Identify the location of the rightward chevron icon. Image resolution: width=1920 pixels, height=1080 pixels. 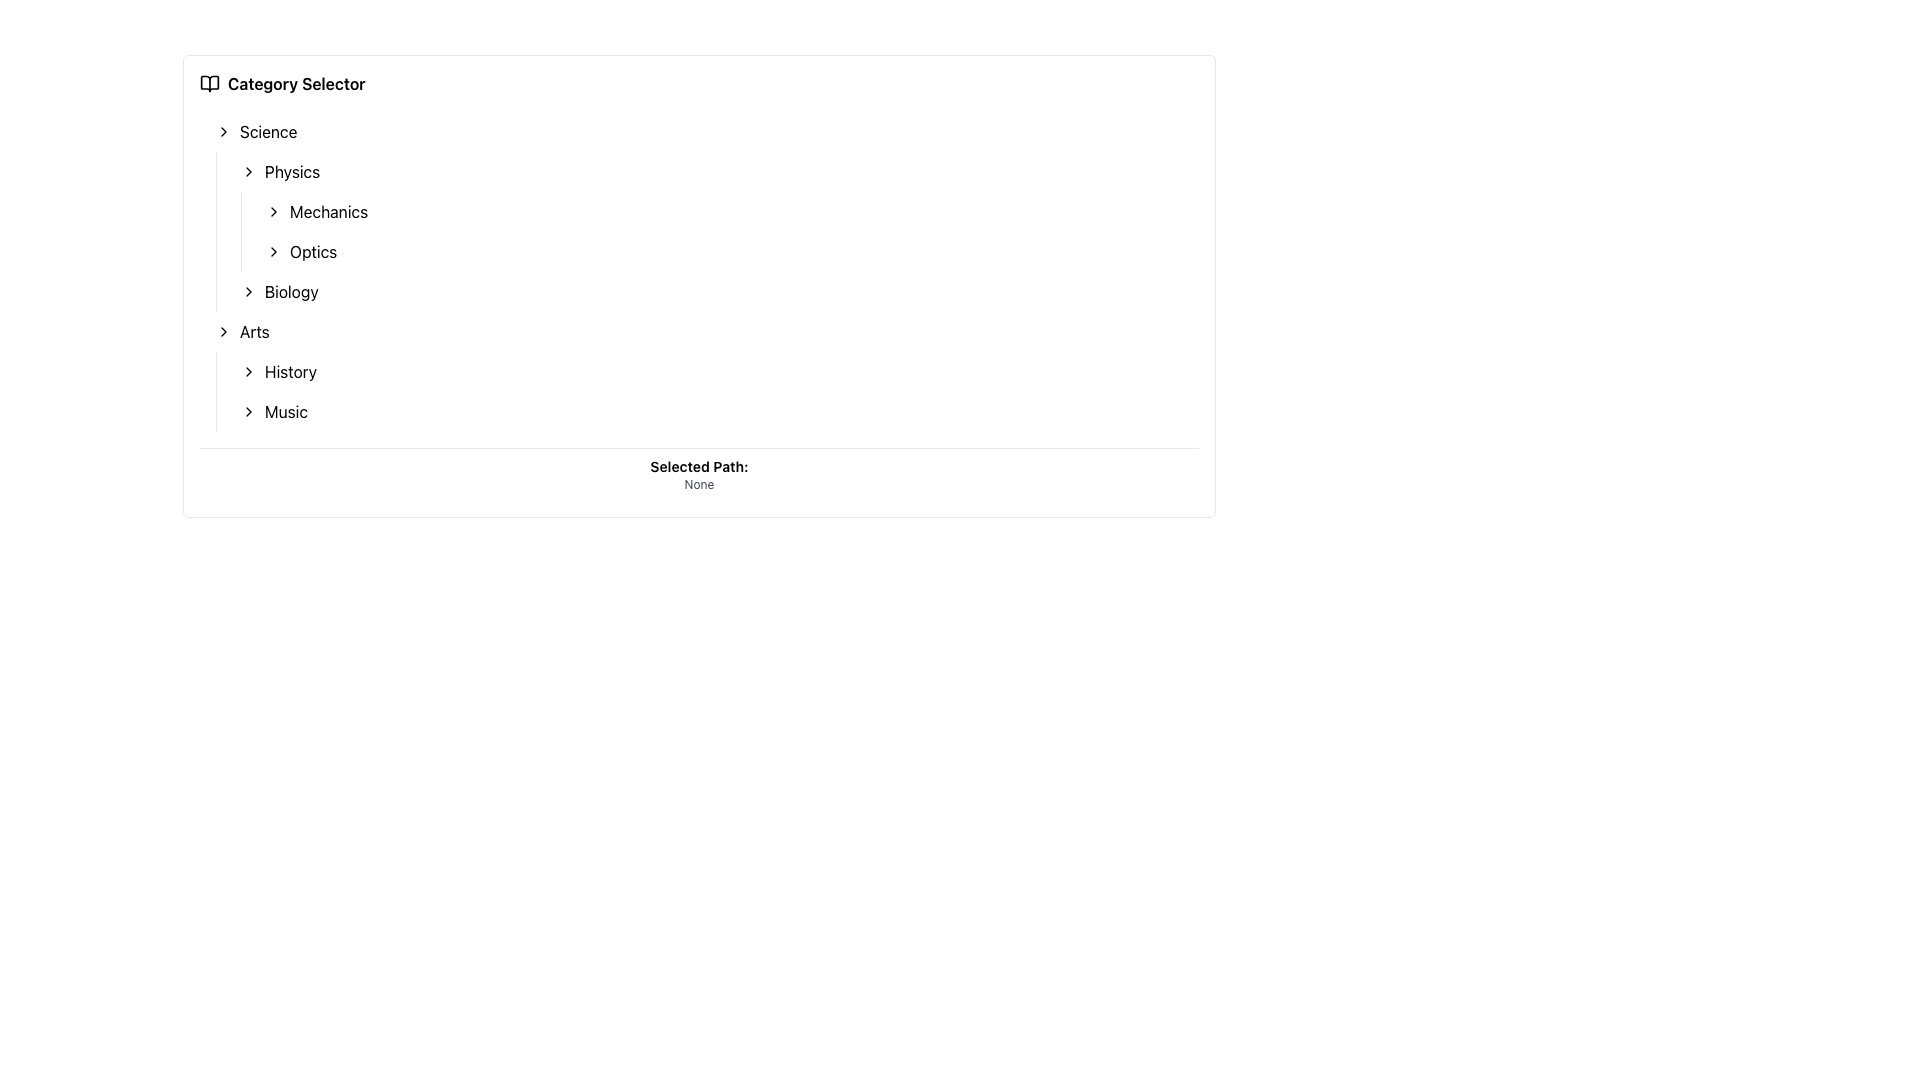
(224, 330).